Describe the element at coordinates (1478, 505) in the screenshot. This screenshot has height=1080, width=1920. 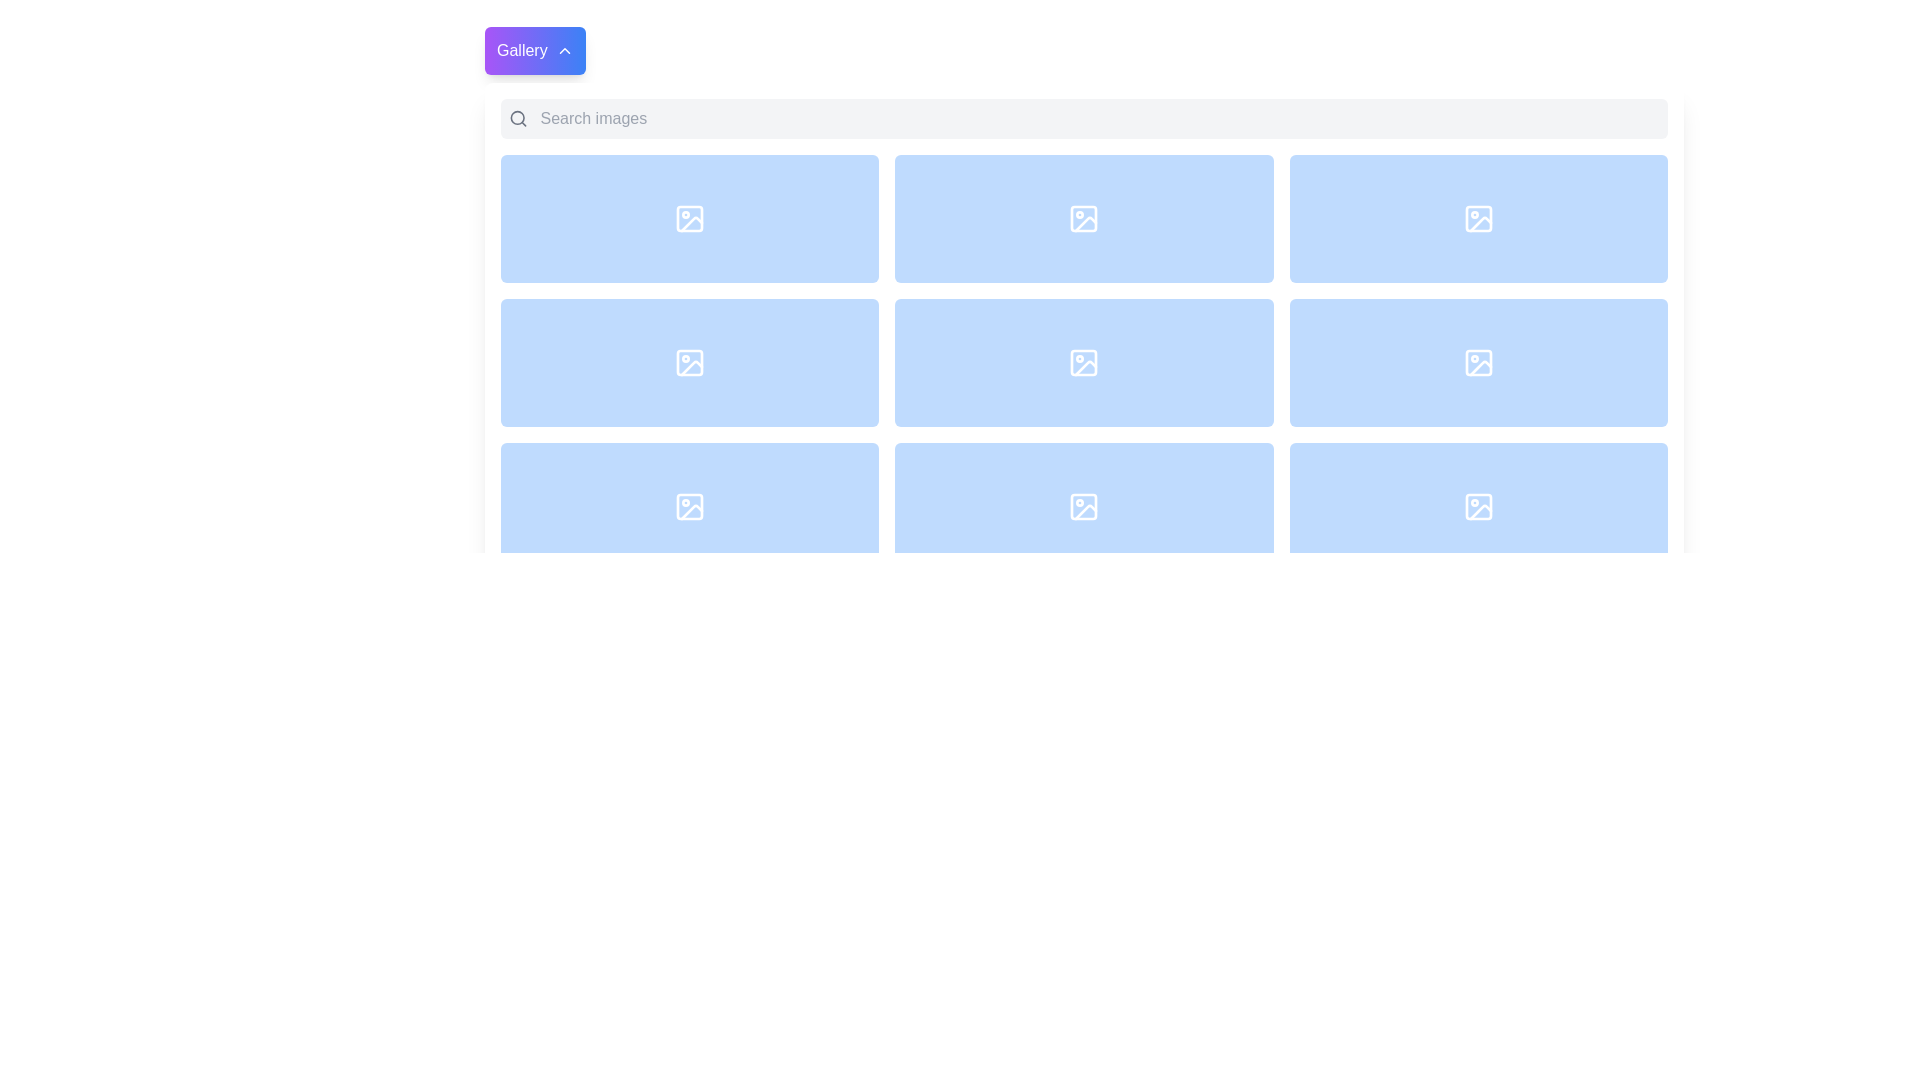
I see `decorative segment of the icon within the gallery layout, specifically the small rounded rectangle located in the bottom-right quadrant of the image placeholder icon` at that location.